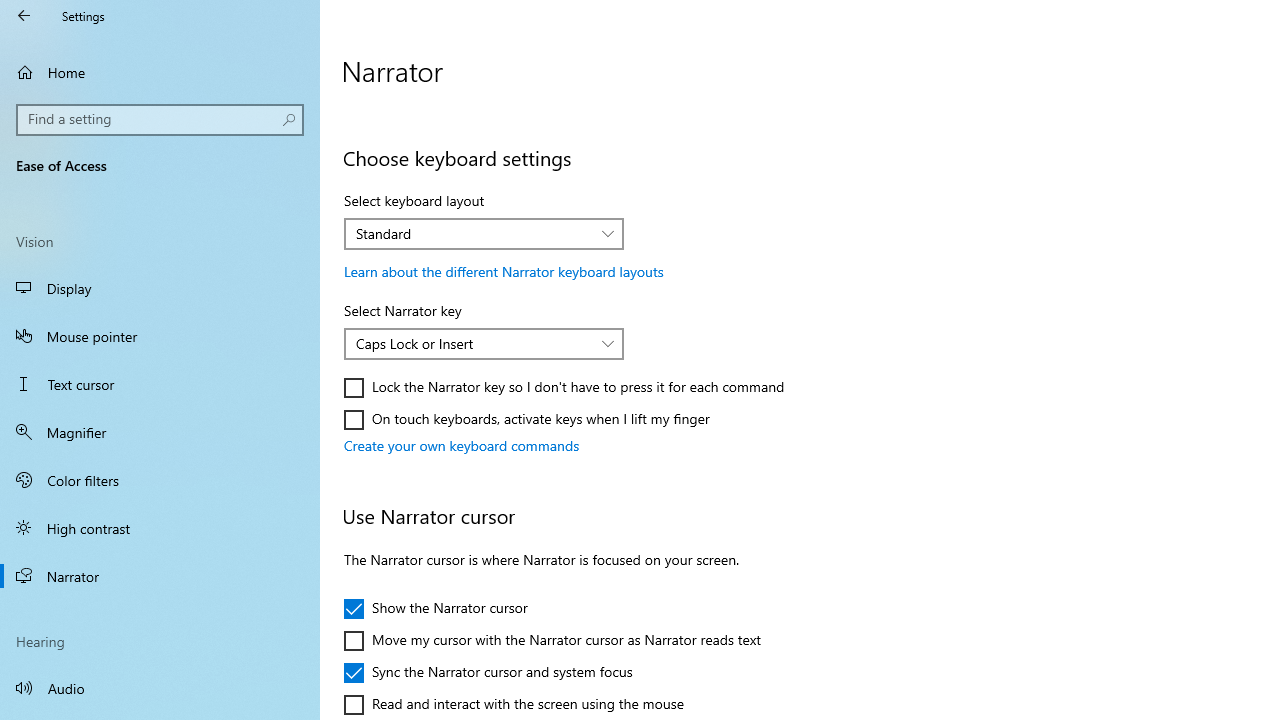 The width and height of the screenshot is (1280, 720). Describe the element at coordinates (434, 608) in the screenshot. I see `'Show the Narrator cursor'` at that location.